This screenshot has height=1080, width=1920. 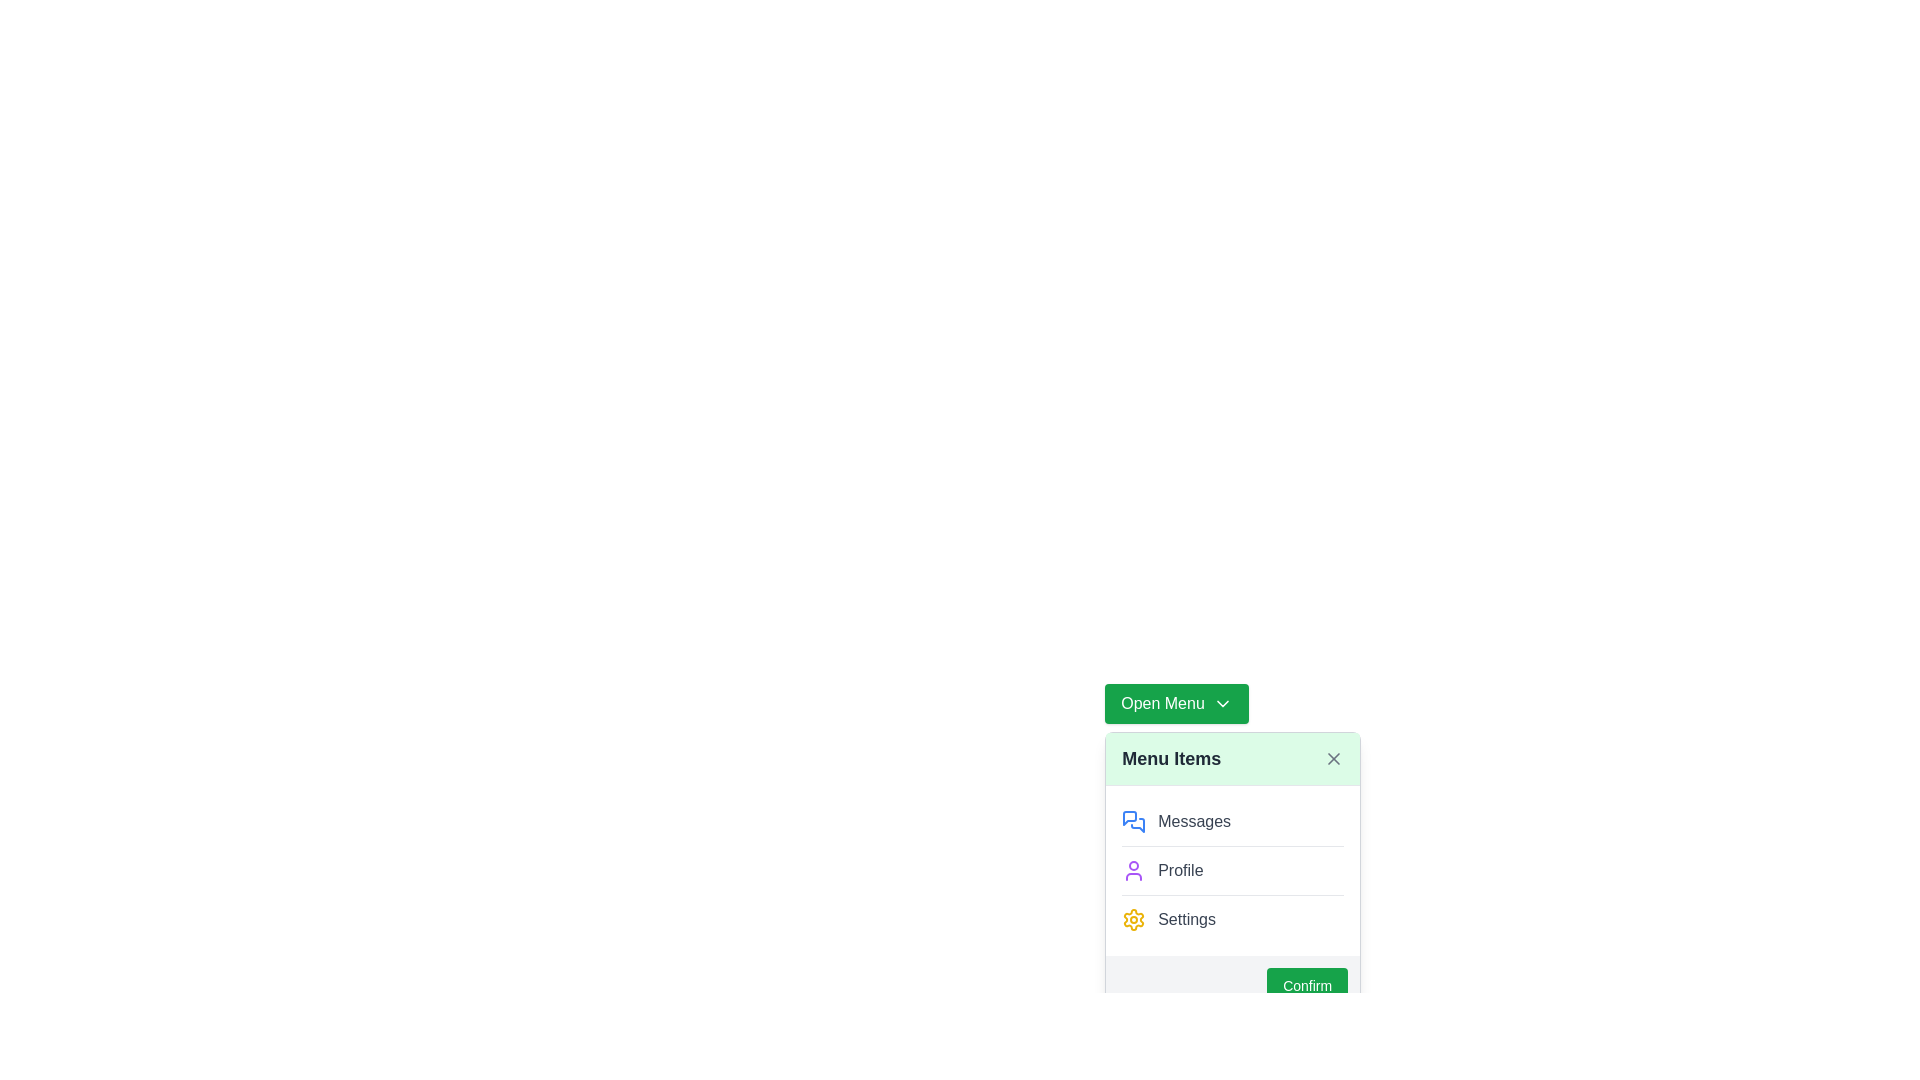 What do you see at coordinates (1307, 985) in the screenshot?
I see `the 'Confirm' button with a green background at the bottom-right corner of the 'Menu Items' dropdown` at bounding box center [1307, 985].